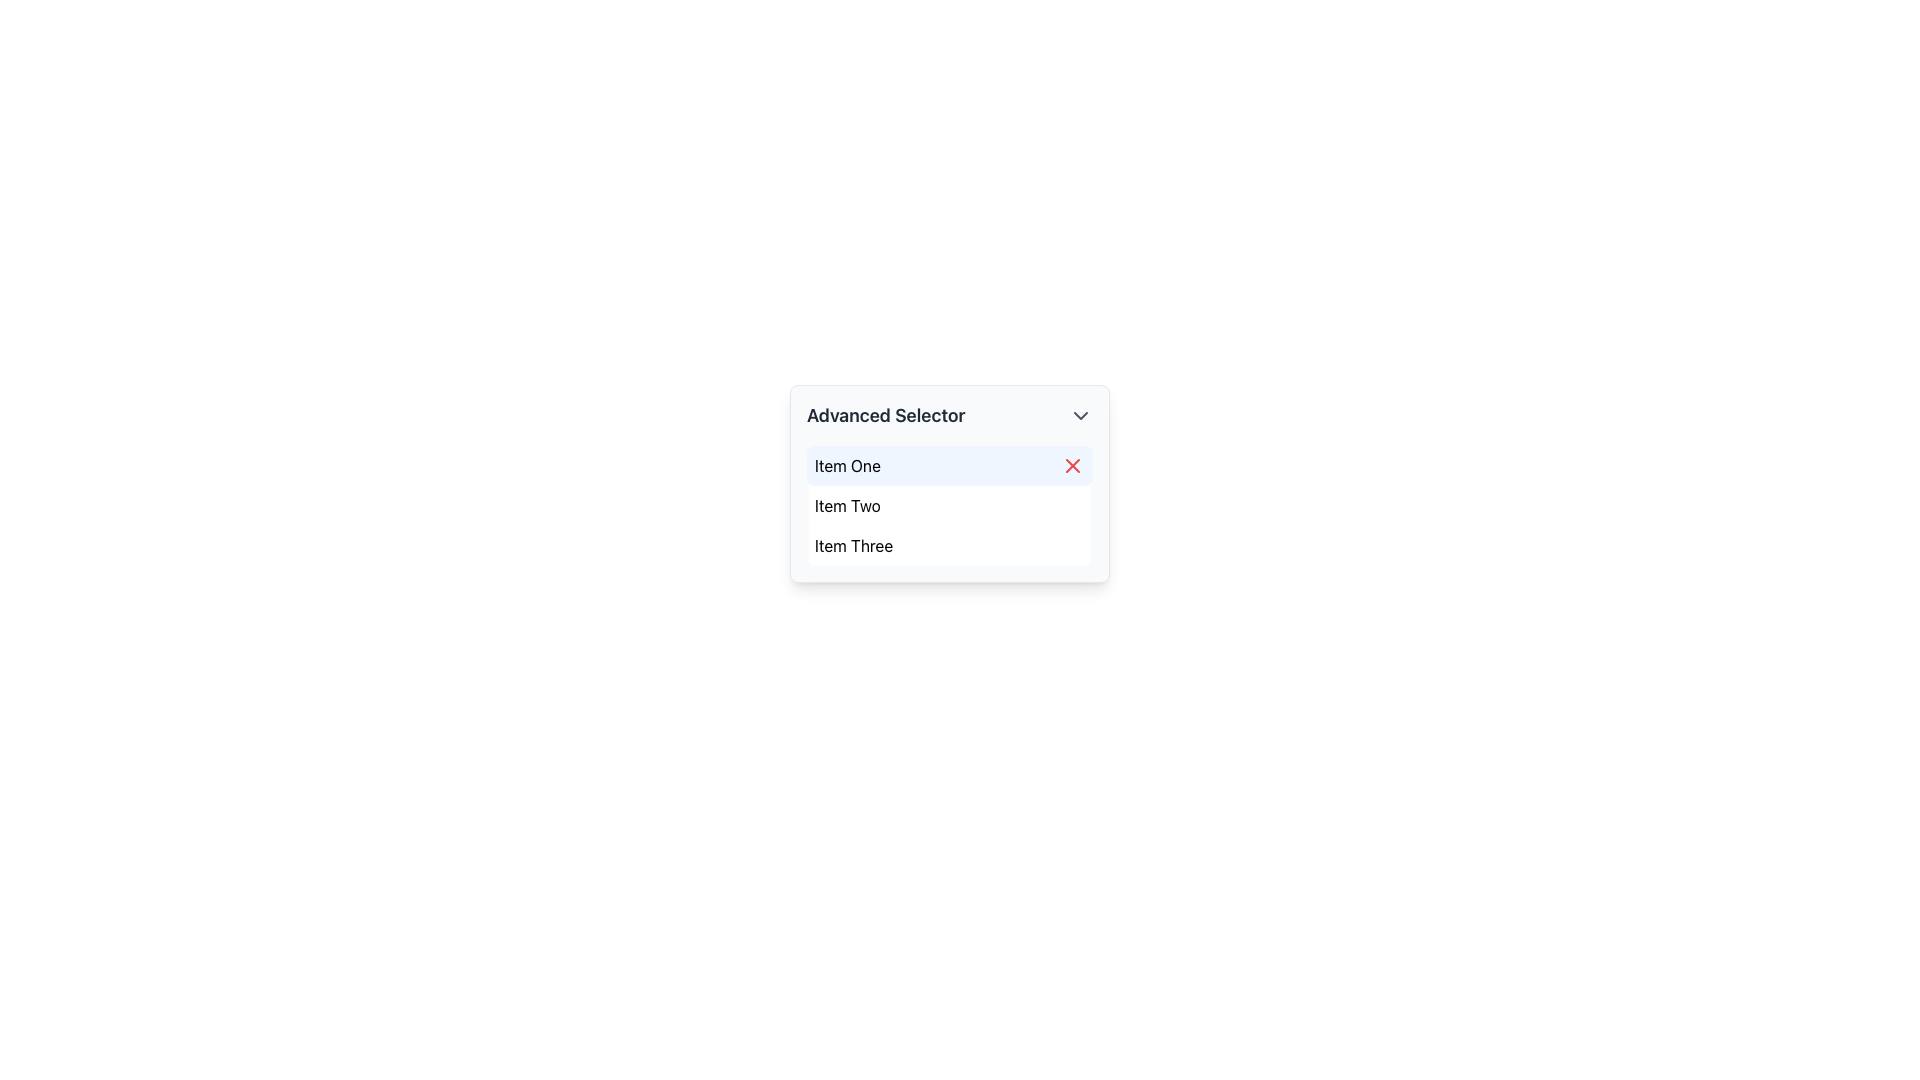  I want to click on the red 'X' icon button for clear/delete functionality located on the far right of the dropdown menu row labeled 'Item One' to clear the associated item, so click(1072, 466).